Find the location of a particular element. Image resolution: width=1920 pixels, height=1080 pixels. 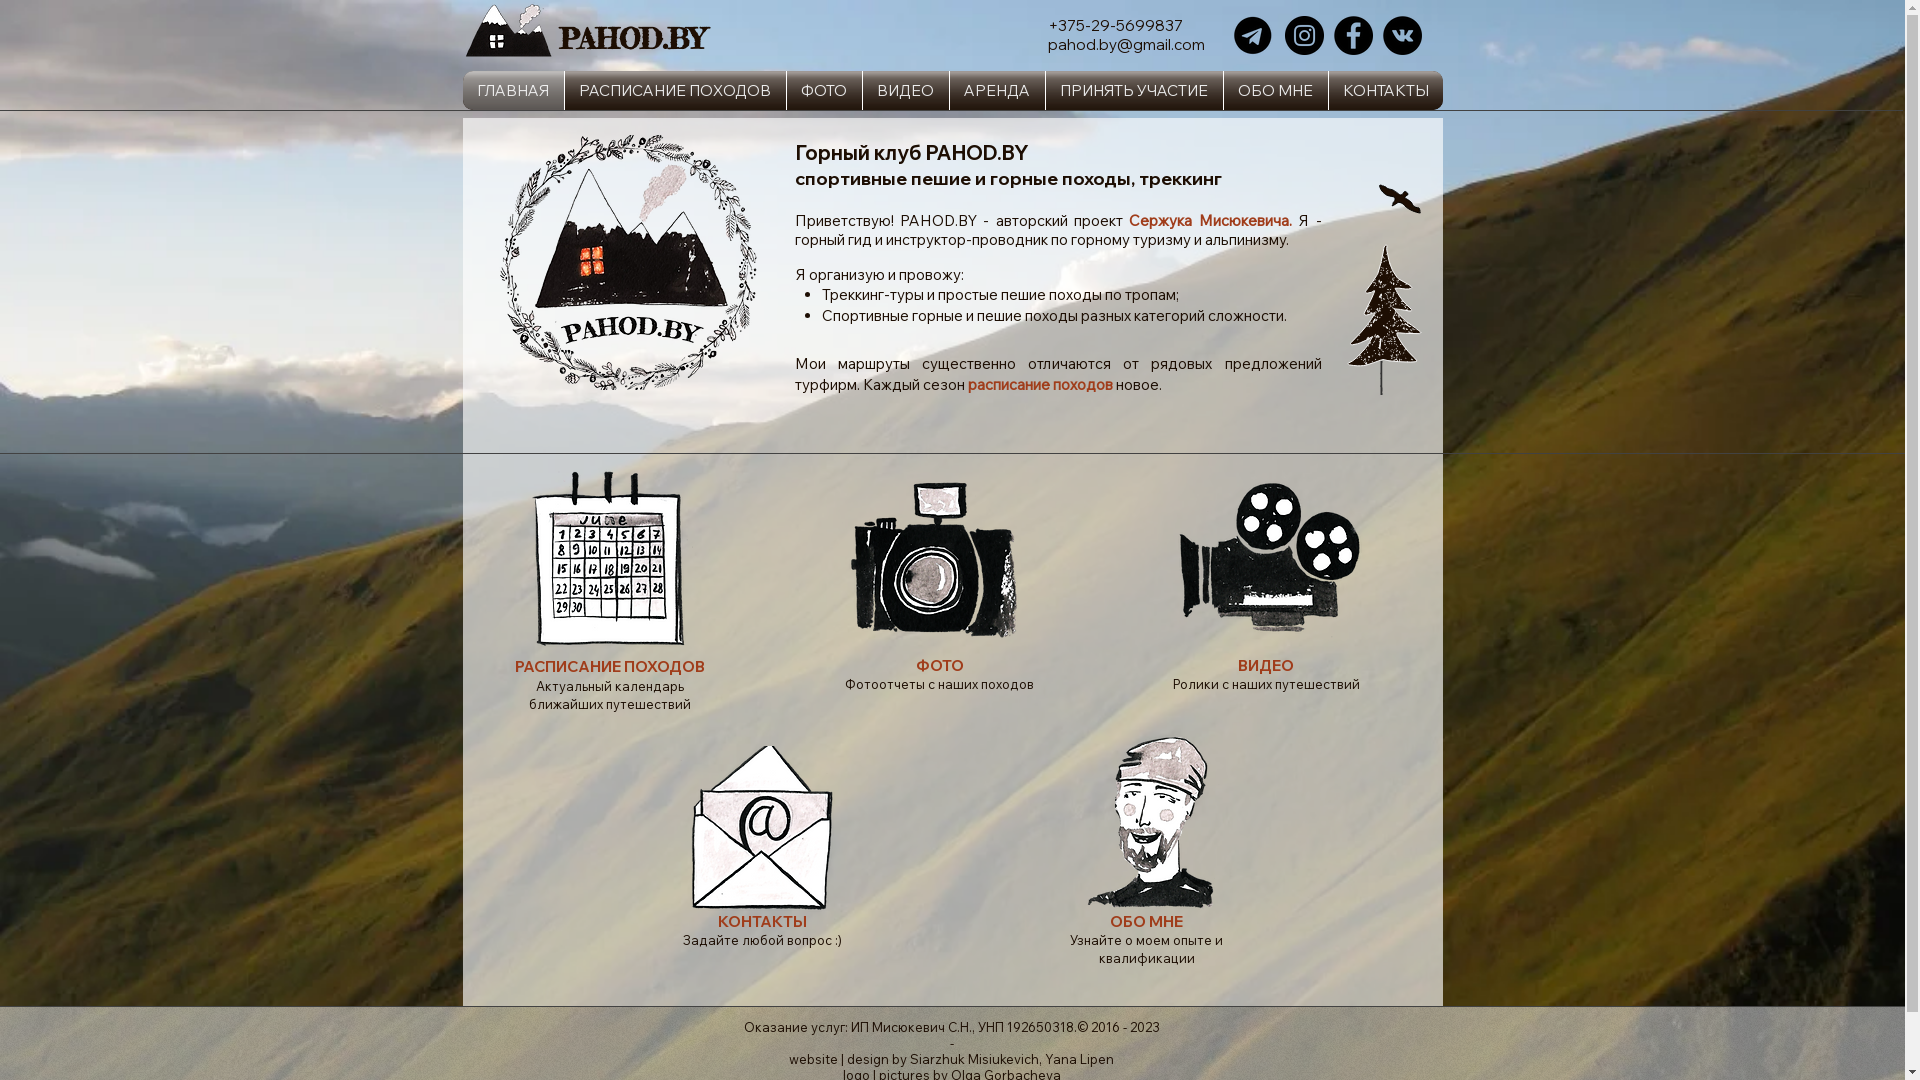

'pahod.by@gmail.com' is located at coordinates (1126, 44).